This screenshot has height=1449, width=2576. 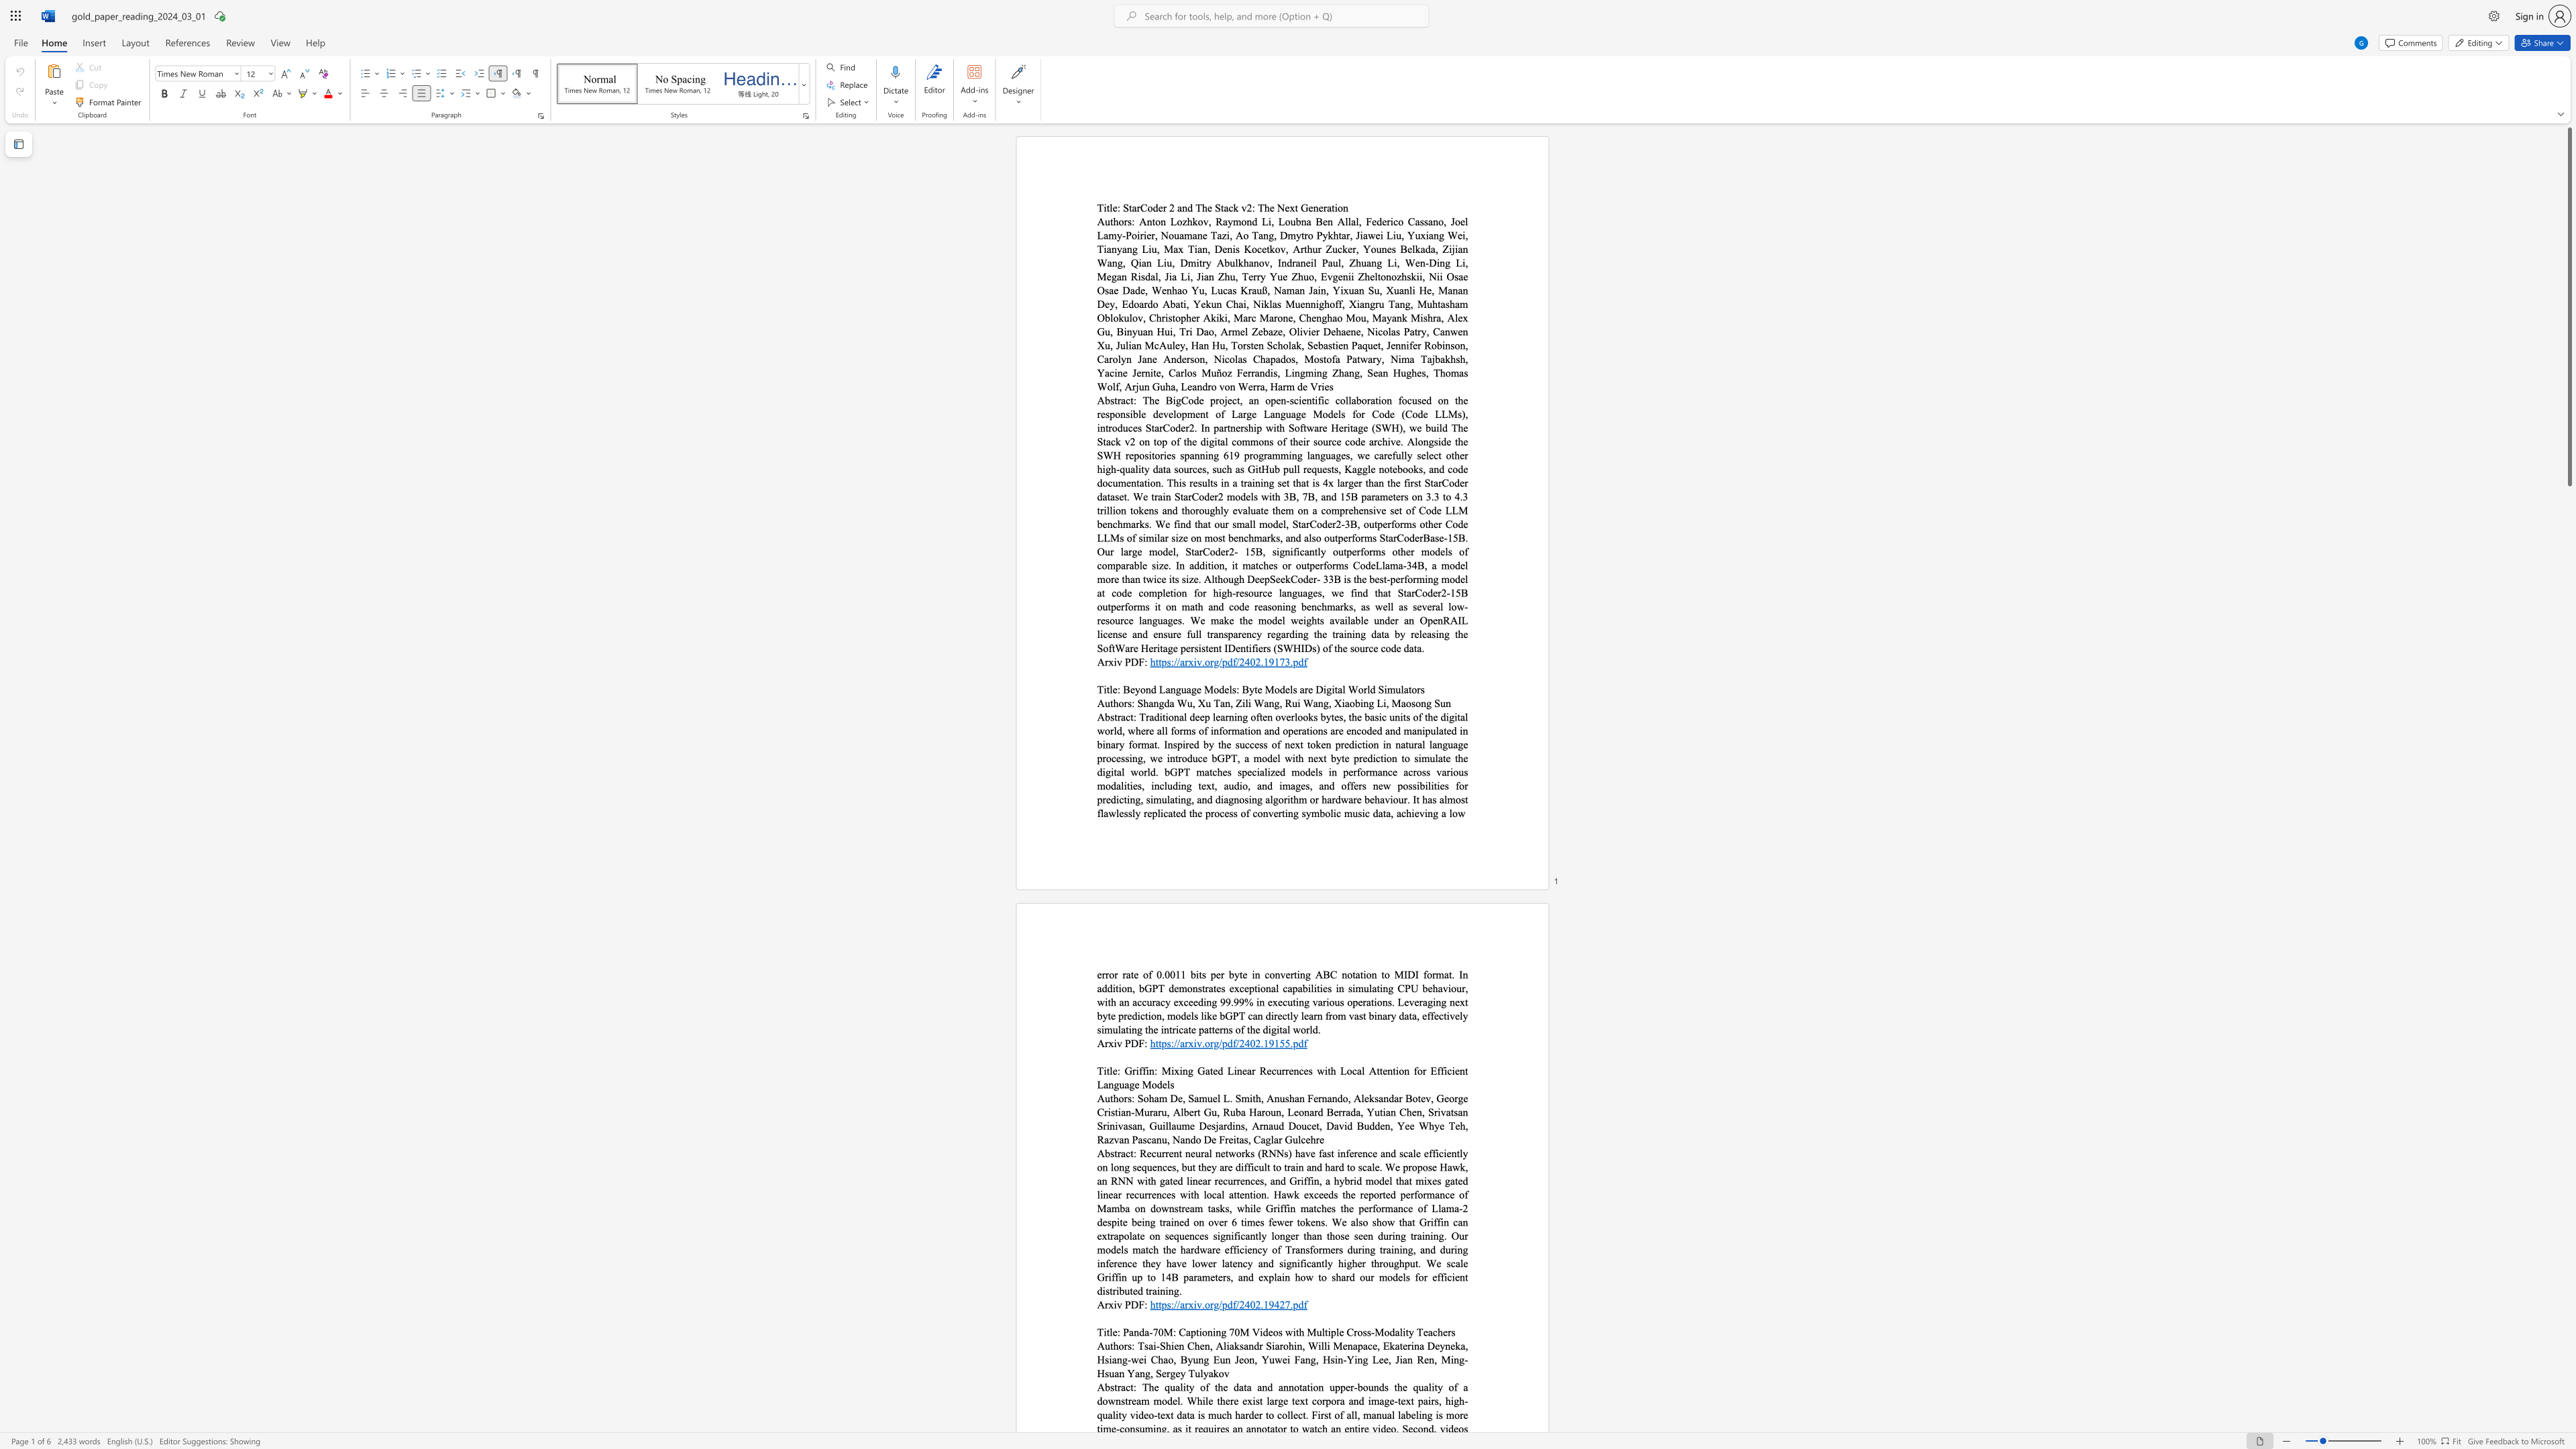 I want to click on the scrollbar to move the page down, so click(x=2568, y=1153).